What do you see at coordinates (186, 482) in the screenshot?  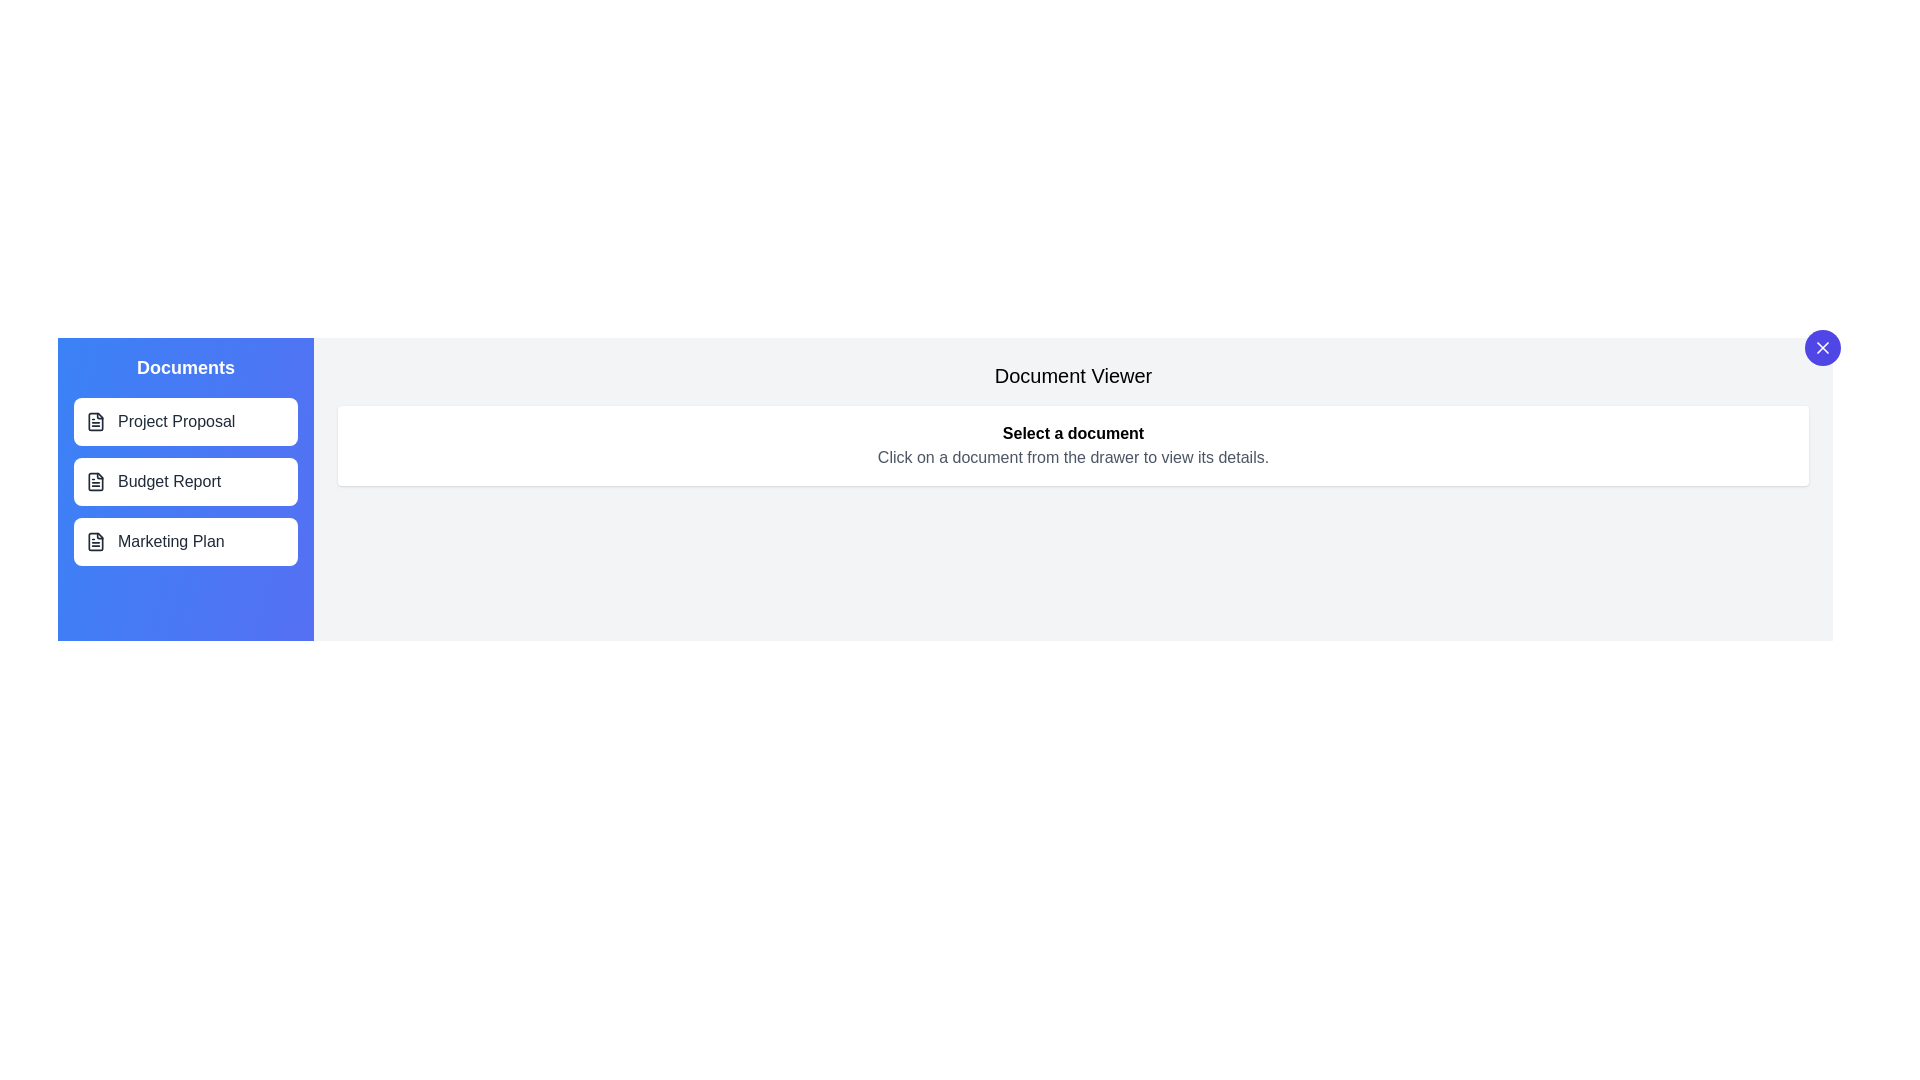 I see `the document item labeled Budget Report to preview its interactivity` at bounding box center [186, 482].